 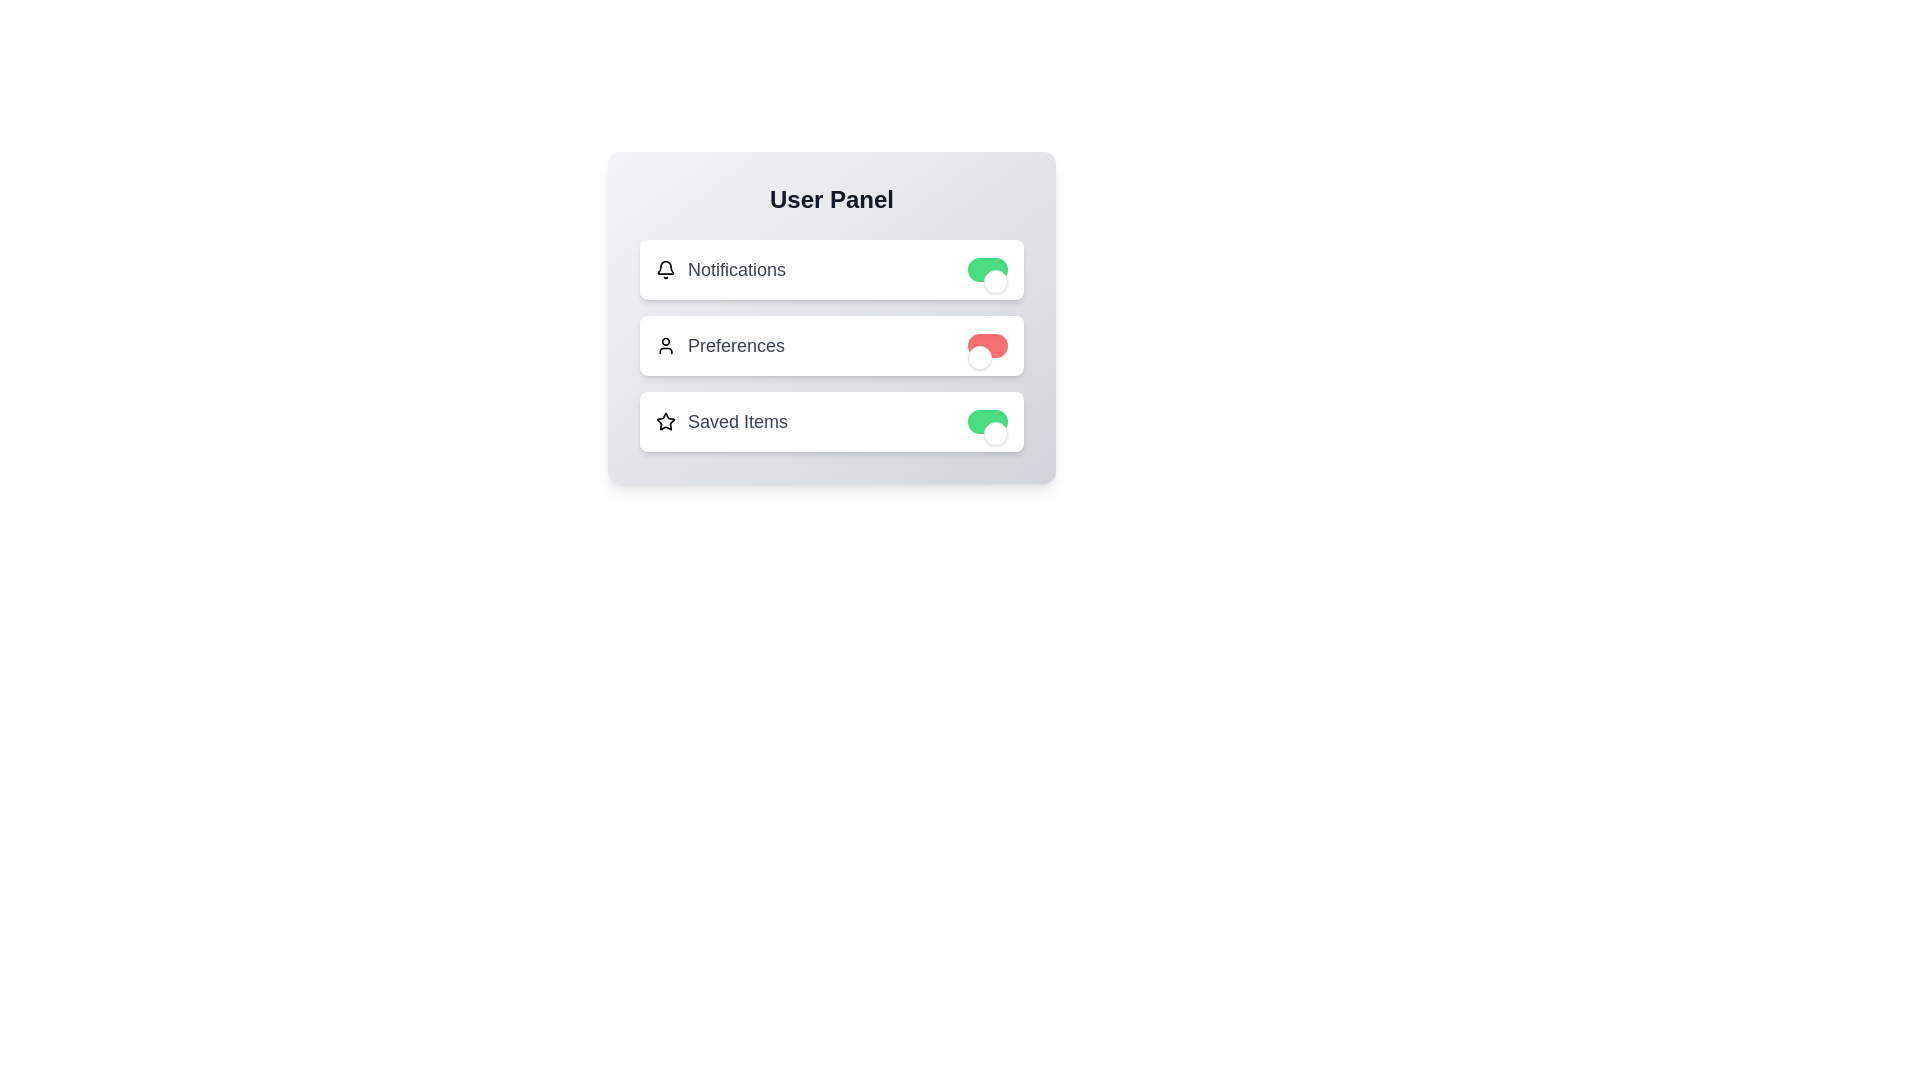 I want to click on the 'Preferences' switch to toggle its state, so click(x=988, y=345).